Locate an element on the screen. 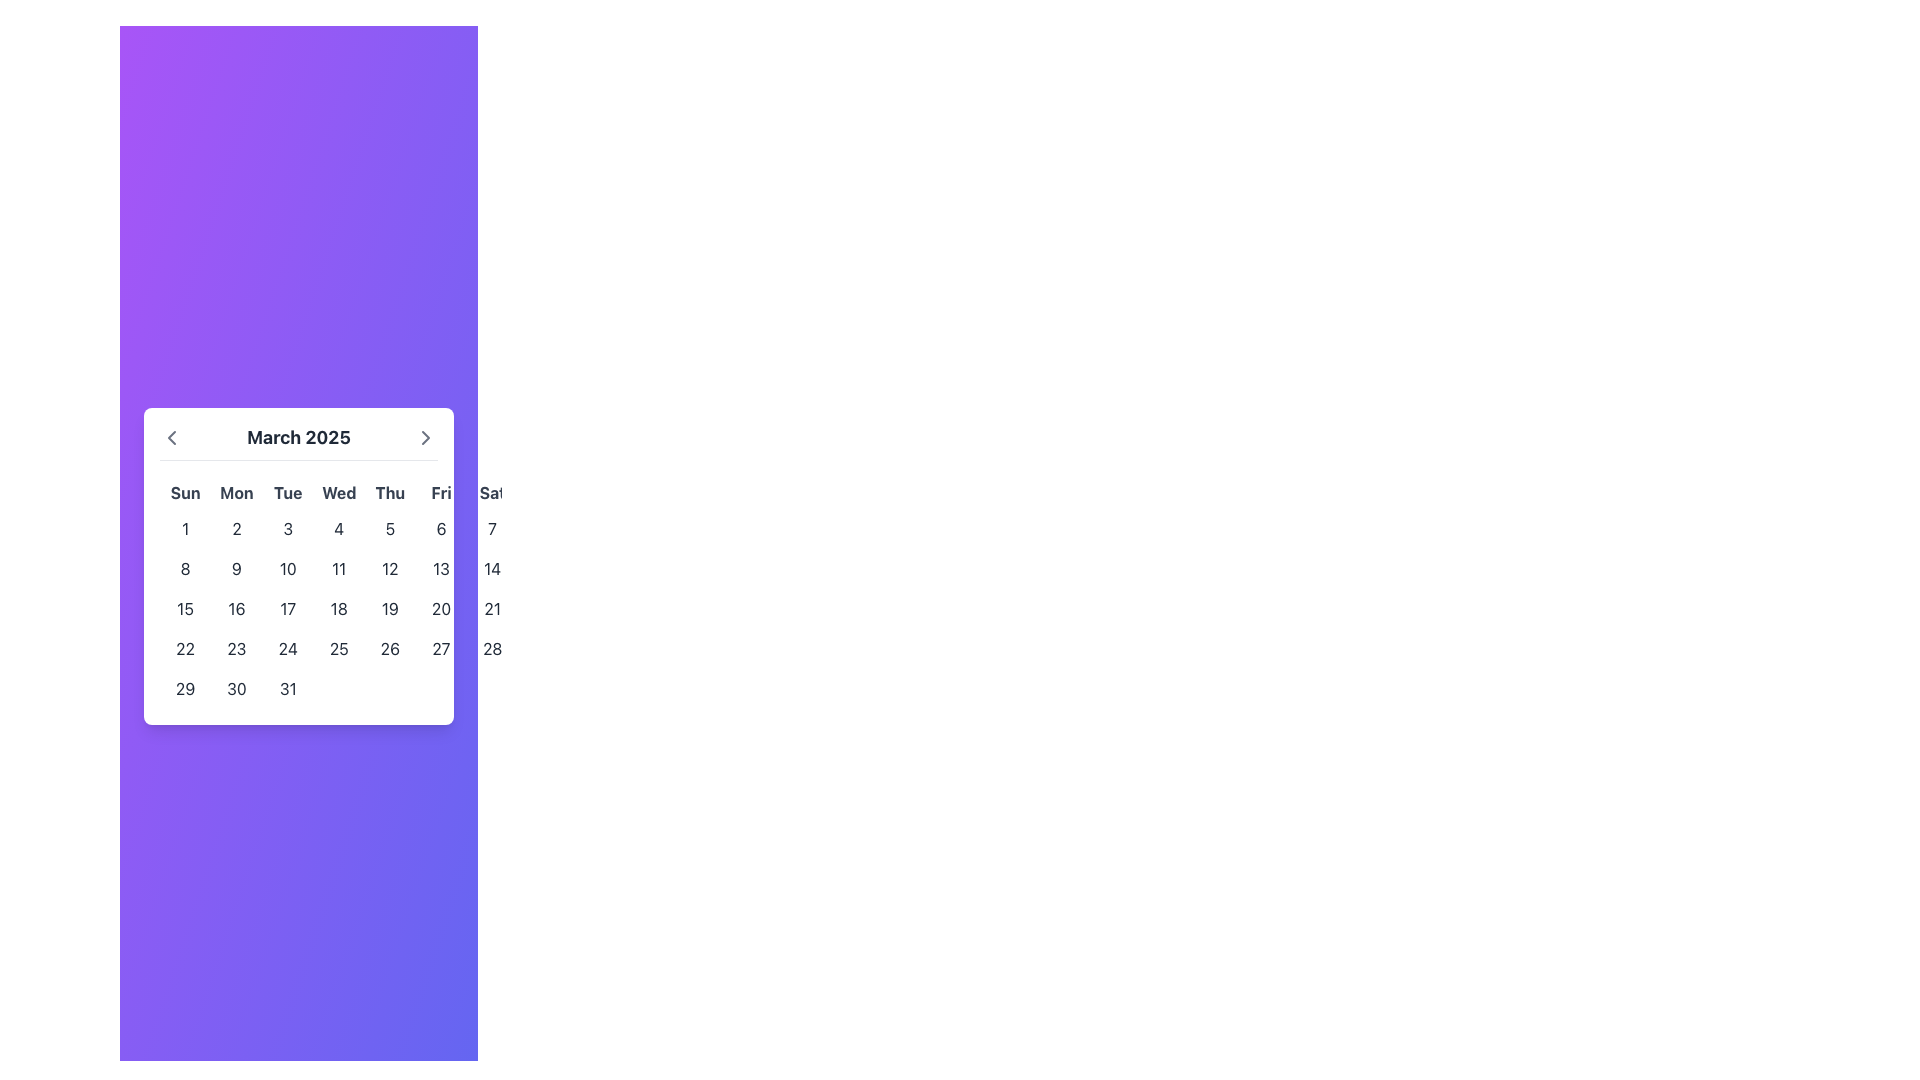 The image size is (1920, 1080). the highlighted day, the 10th, in the white interactive calendar component with rounded corners and a shadow effect is located at coordinates (297, 566).